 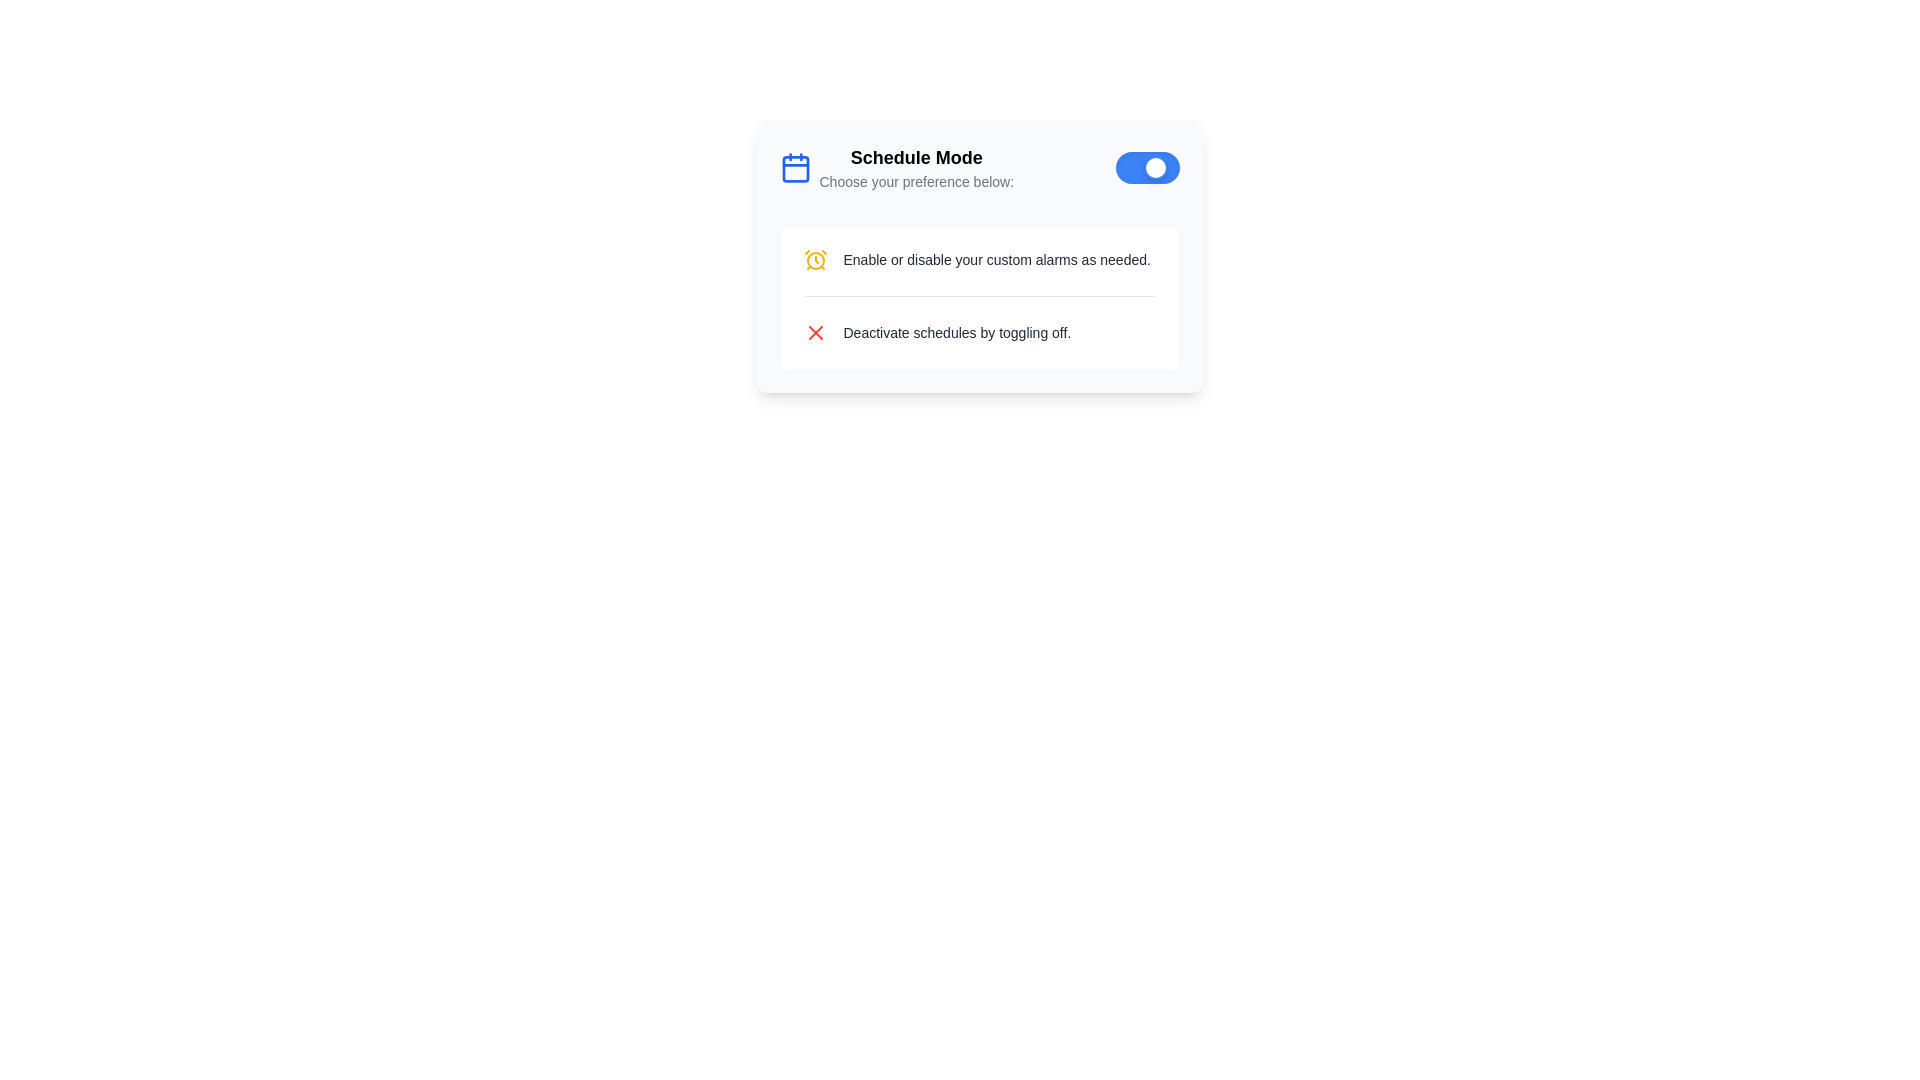 I want to click on the static text element that provides guidance about enabling or disabling alarms, located under the 'Schedule Mode' section and positioned as the first instruction following the header, so click(x=997, y=258).